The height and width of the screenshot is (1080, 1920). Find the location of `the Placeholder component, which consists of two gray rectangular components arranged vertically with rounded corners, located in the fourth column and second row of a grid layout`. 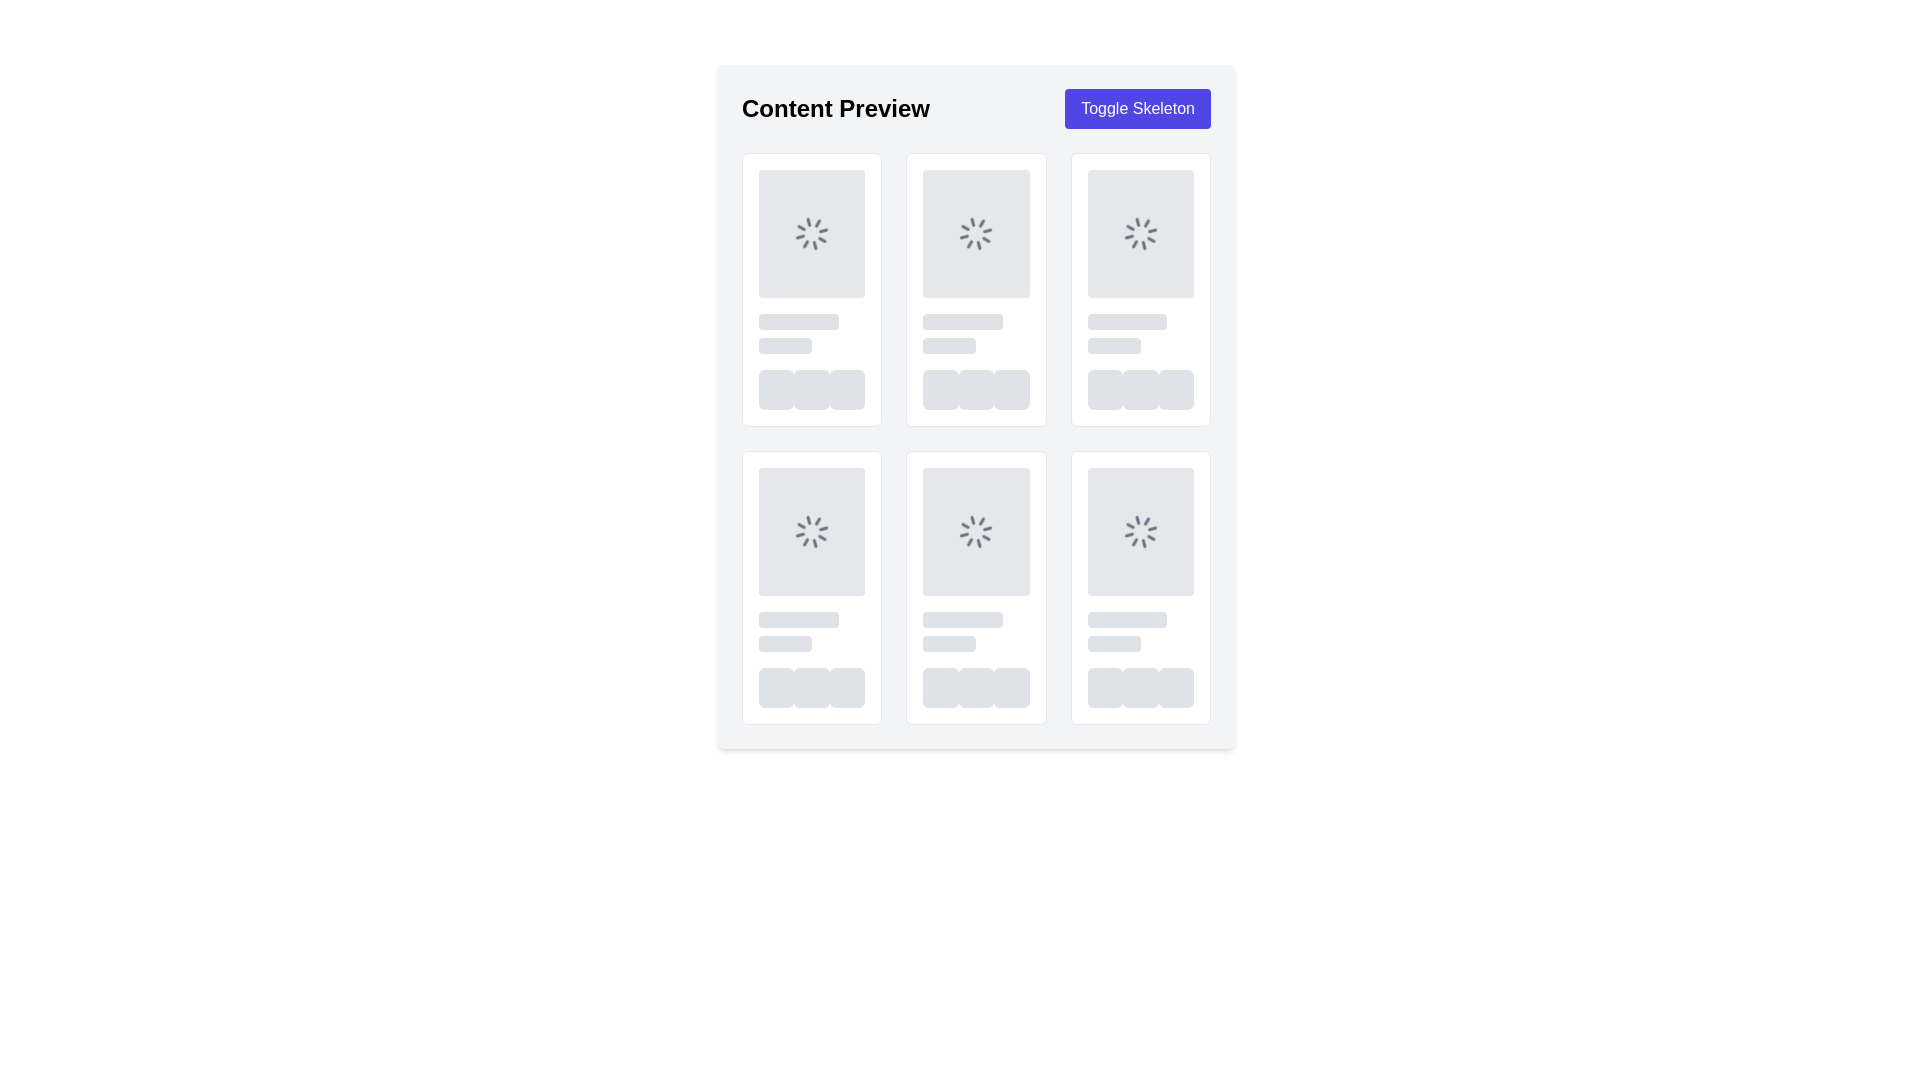

the Placeholder component, which consists of two gray rectangular components arranged vertically with rounded corners, located in the fourth column and second row of a grid layout is located at coordinates (1140, 333).